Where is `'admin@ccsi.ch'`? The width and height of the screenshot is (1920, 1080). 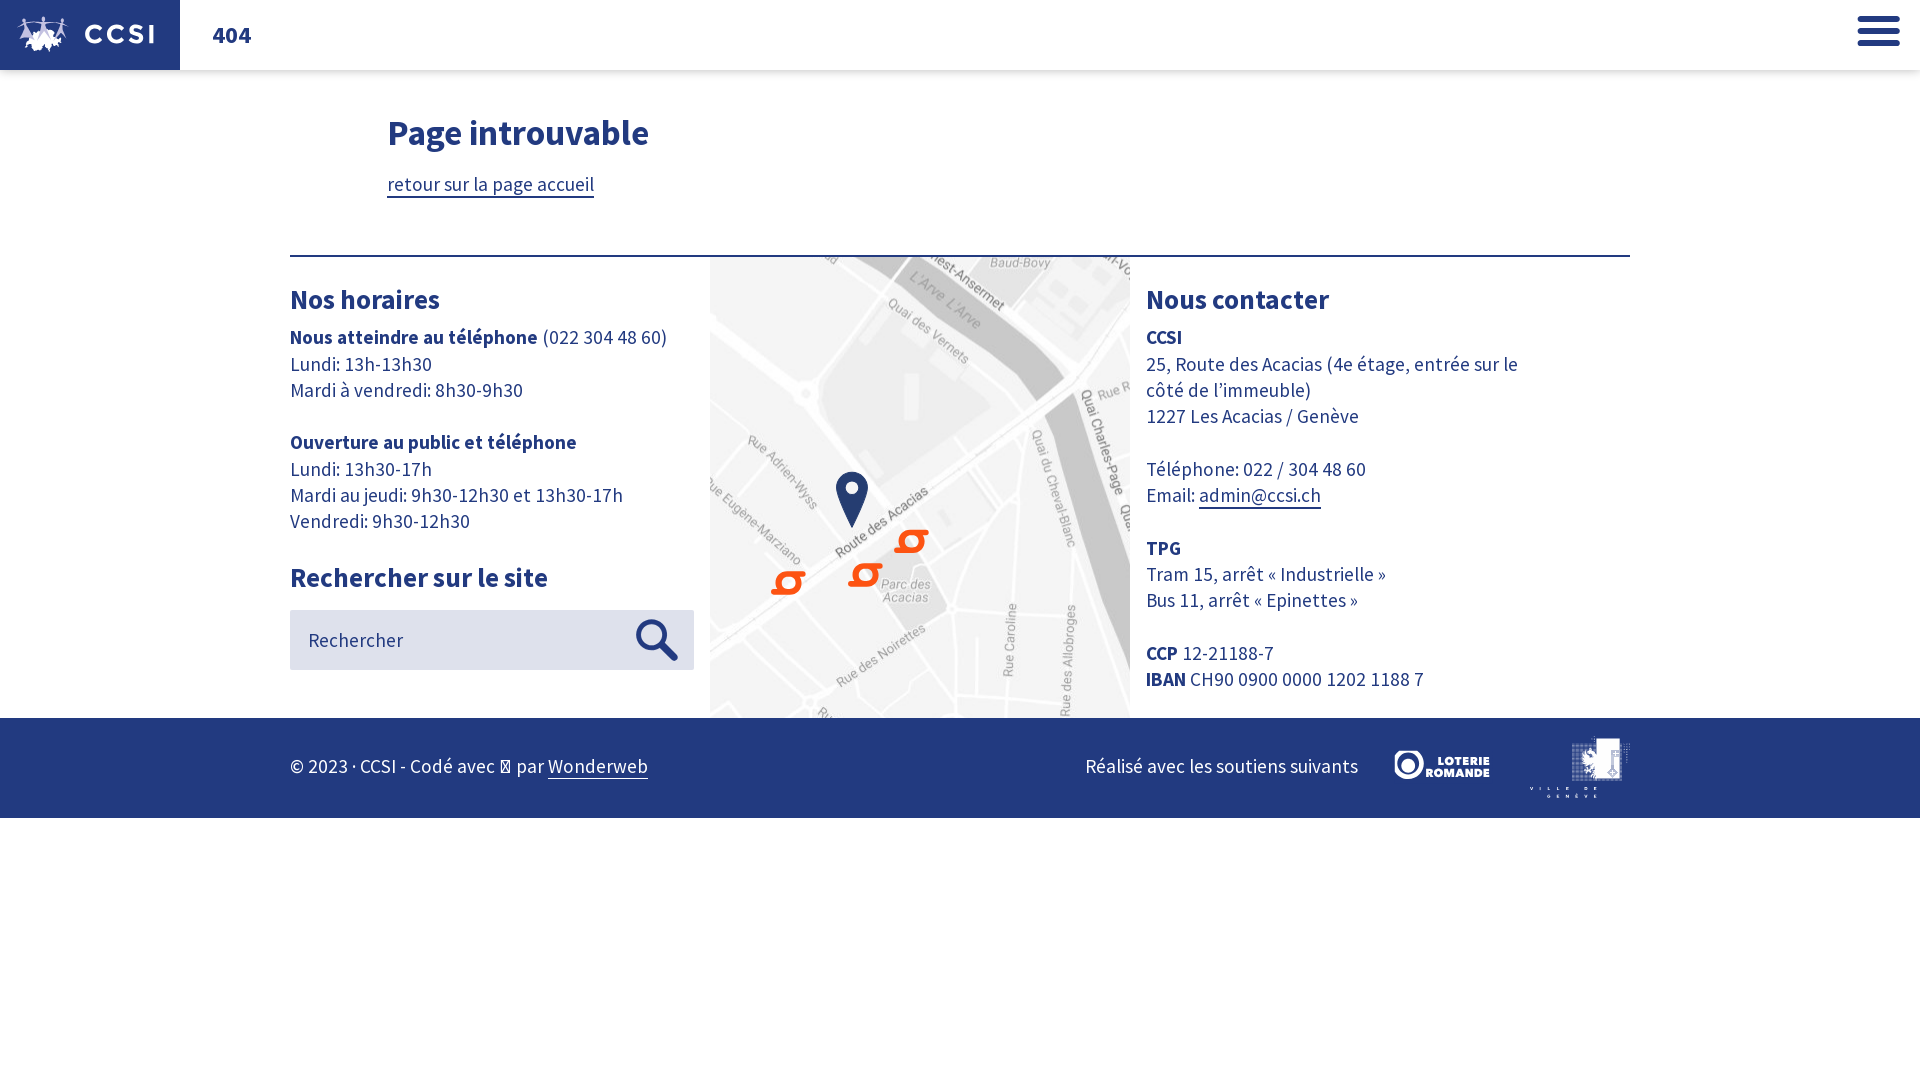 'admin@ccsi.ch' is located at coordinates (1258, 495).